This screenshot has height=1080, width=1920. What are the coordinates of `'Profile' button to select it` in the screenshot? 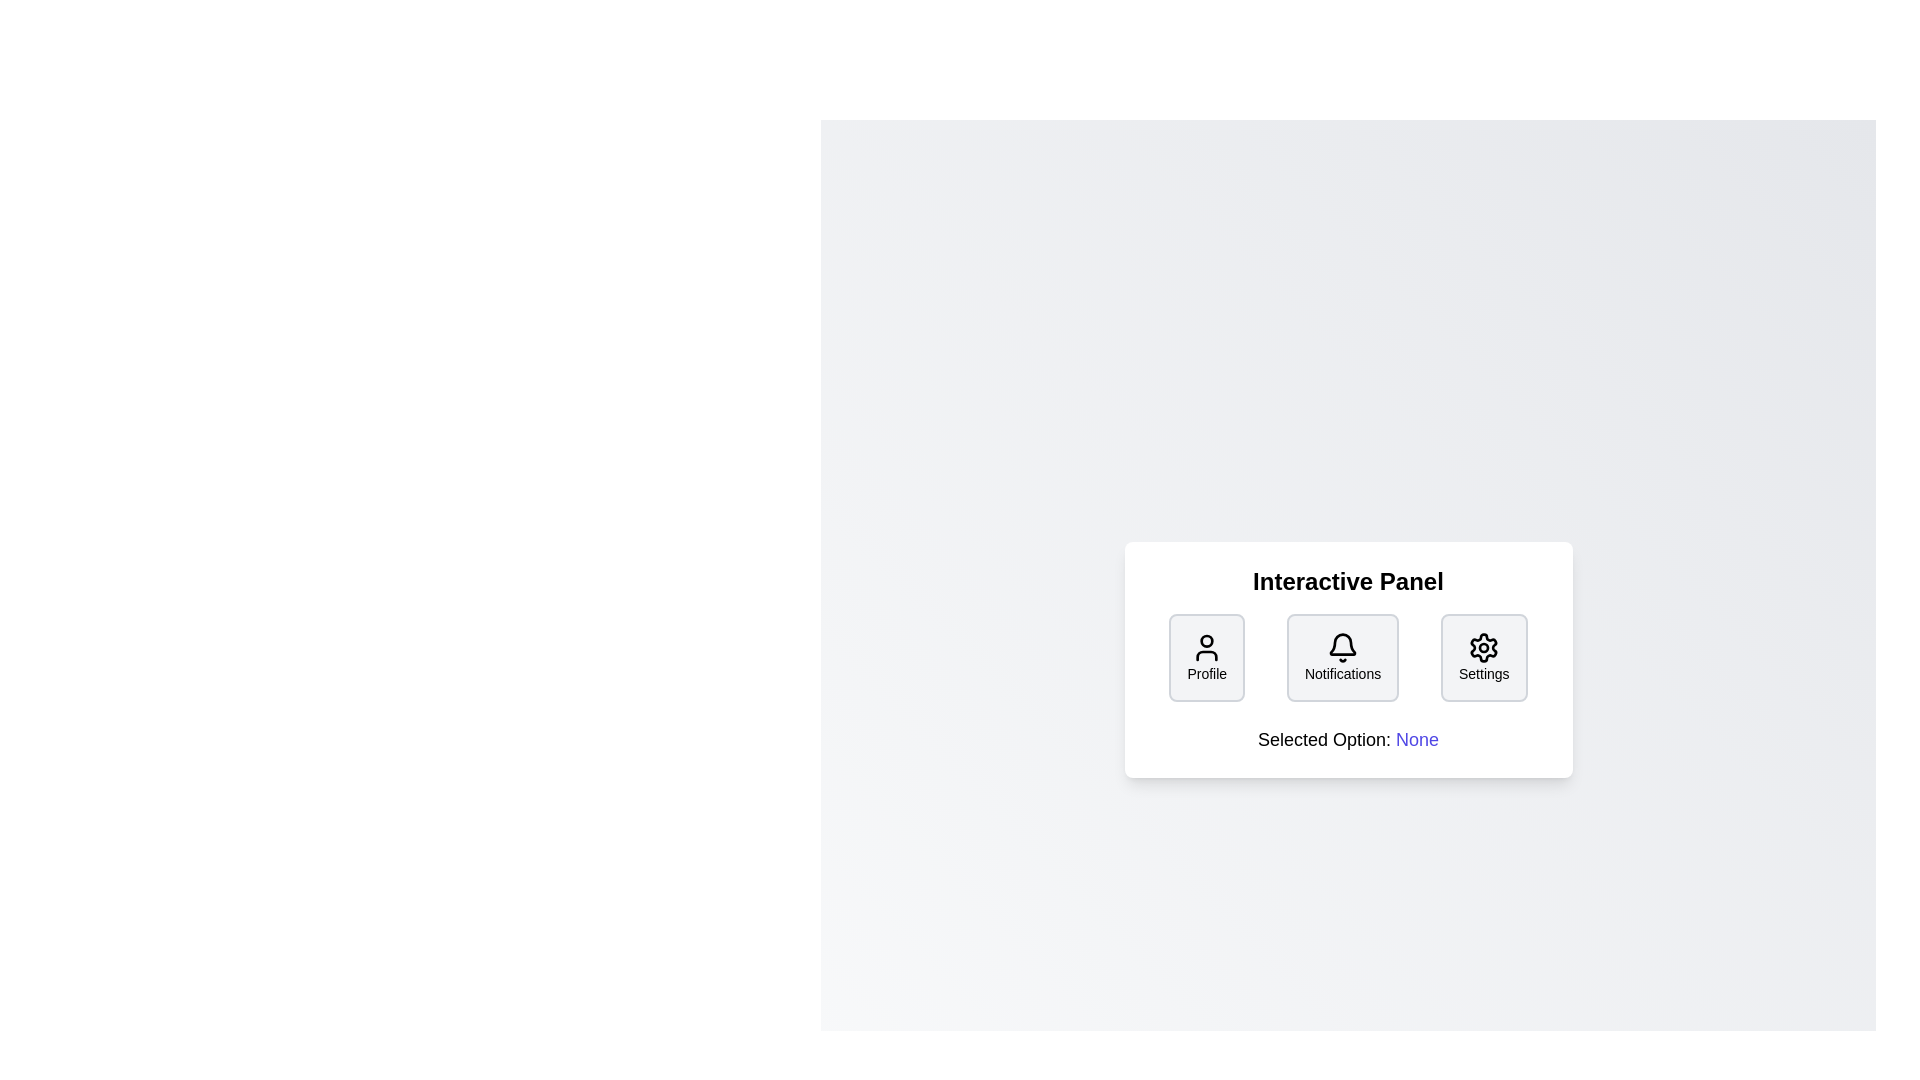 It's located at (1206, 658).